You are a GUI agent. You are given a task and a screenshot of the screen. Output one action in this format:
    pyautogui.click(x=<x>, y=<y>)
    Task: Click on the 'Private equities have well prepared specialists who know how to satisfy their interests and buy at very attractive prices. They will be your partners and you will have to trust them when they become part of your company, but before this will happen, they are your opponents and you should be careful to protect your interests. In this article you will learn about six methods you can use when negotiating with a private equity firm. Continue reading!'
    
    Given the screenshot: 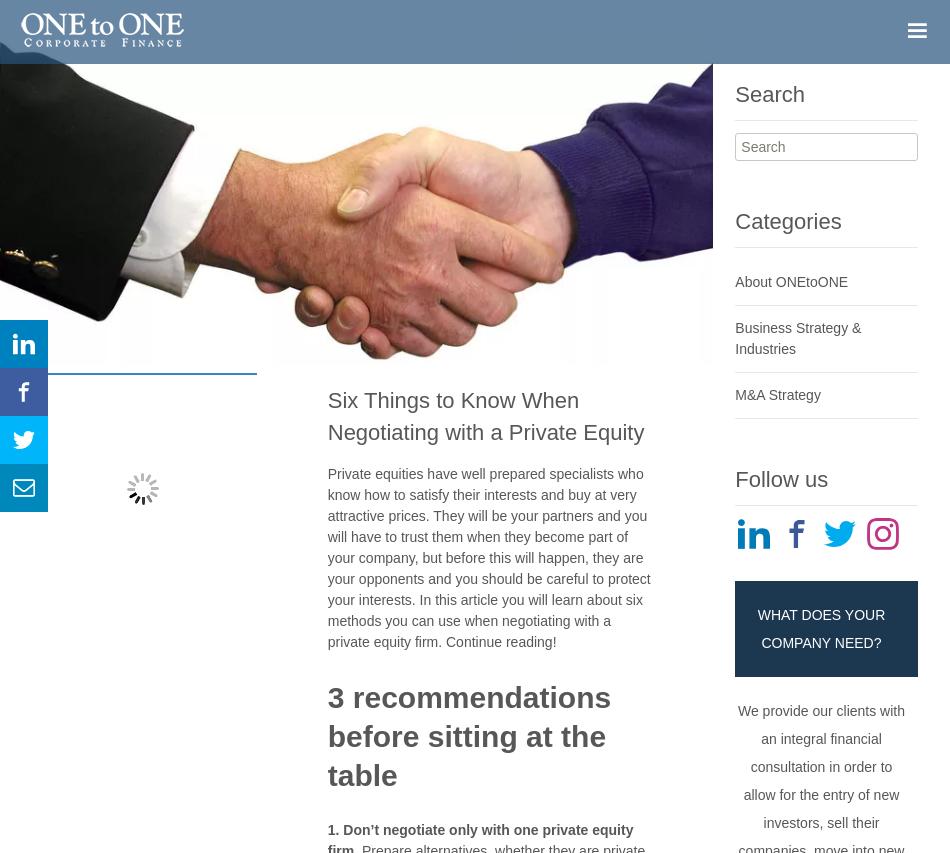 What is the action you would take?
    pyautogui.click(x=488, y=556)
    